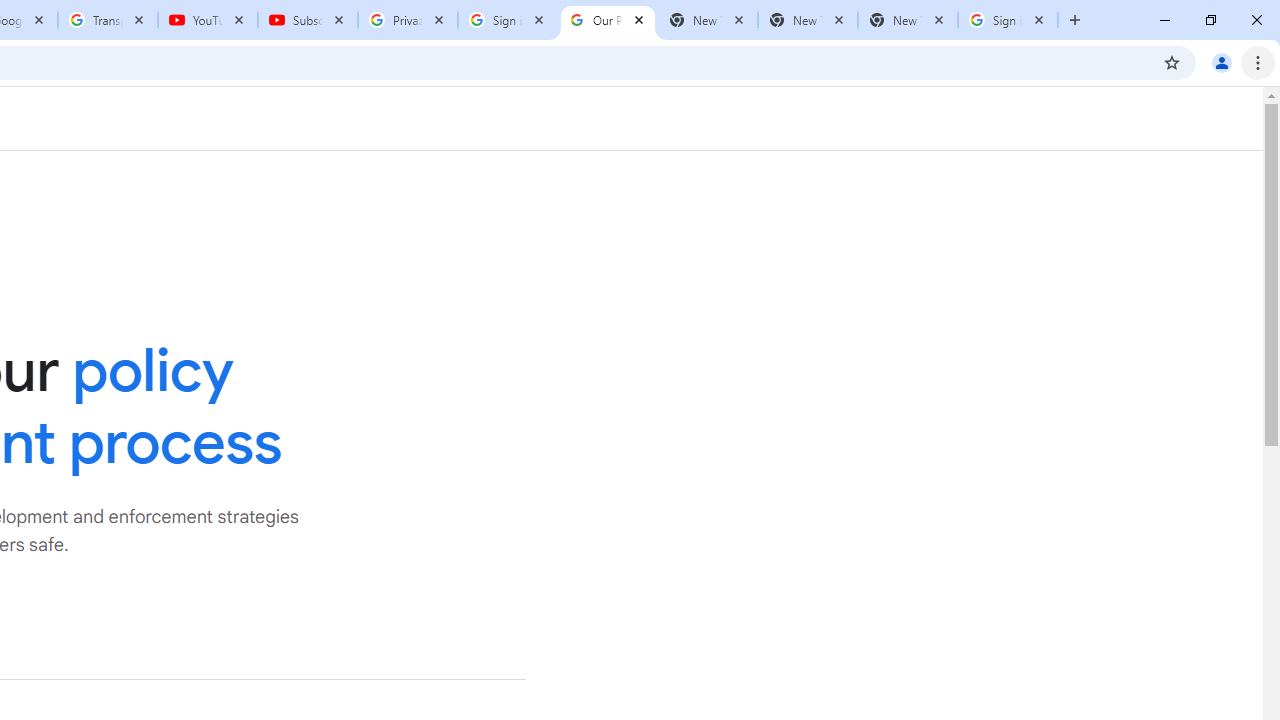  Describe the element at coordinates (307, 20) in the screenshot. I see `'Subscriptions - YouTube'` at that location.